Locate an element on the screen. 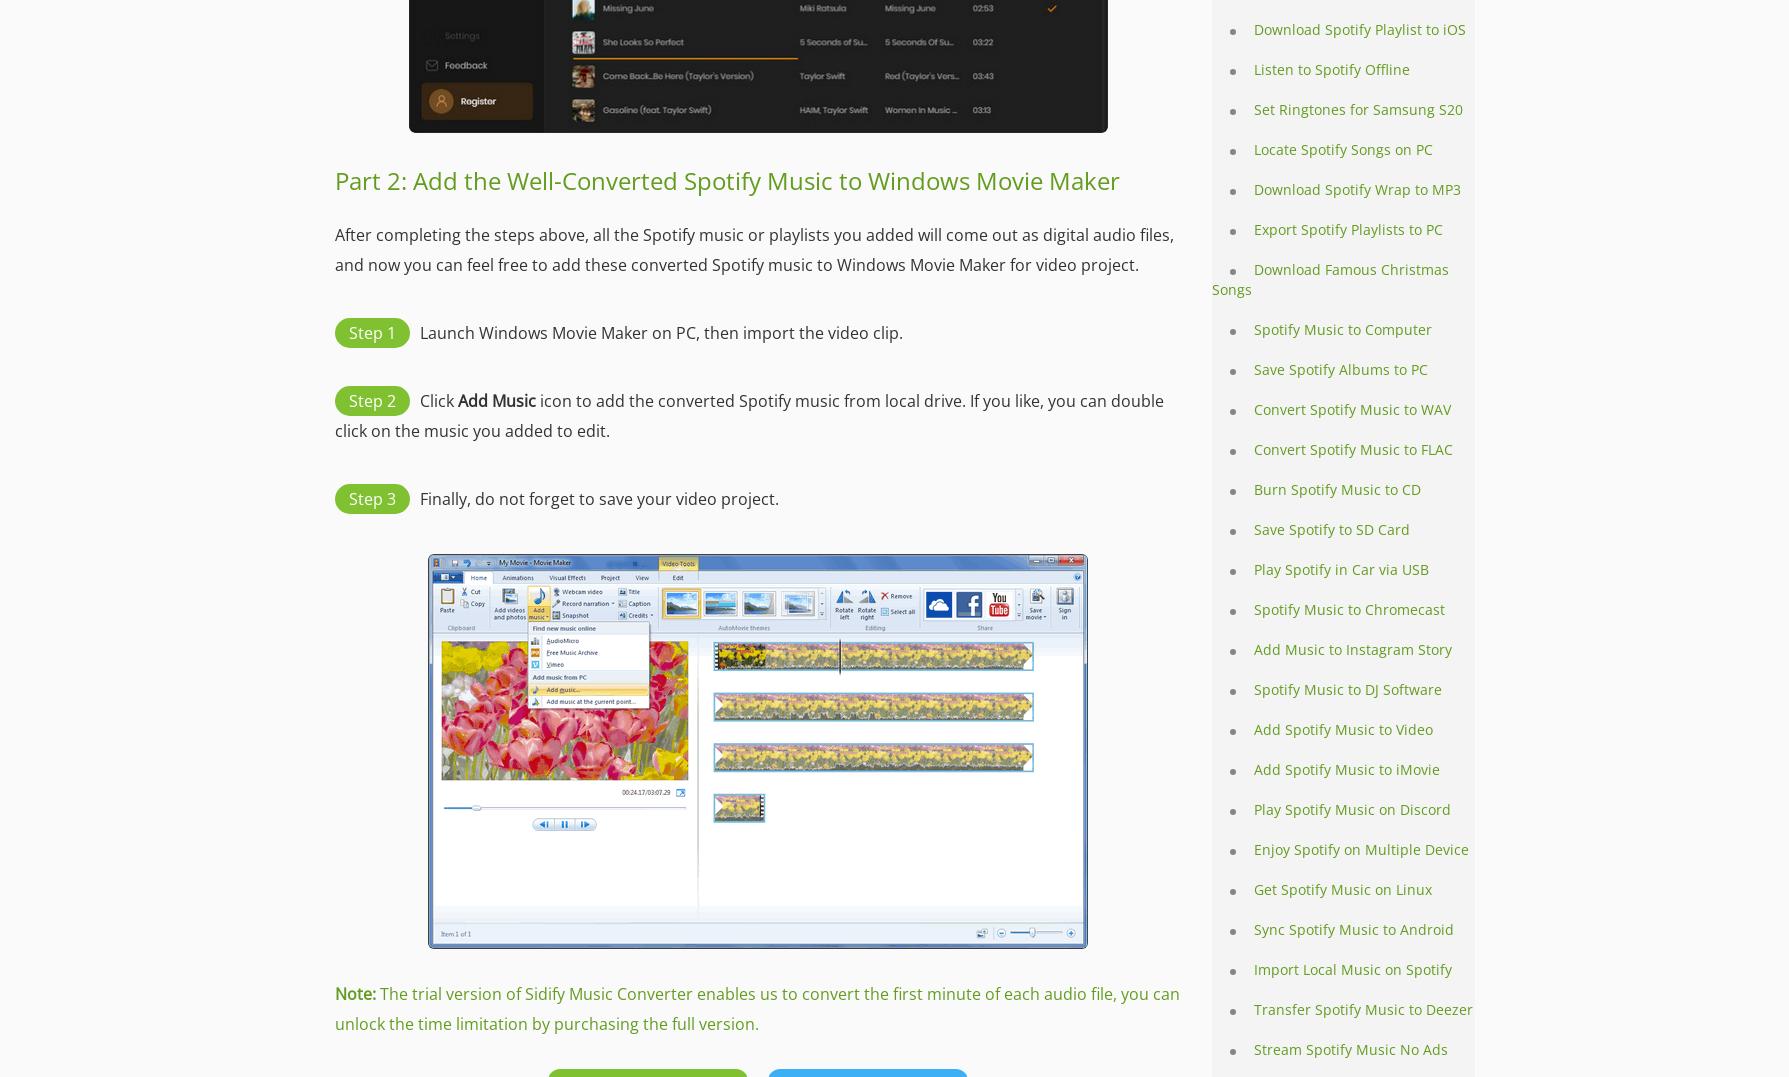 This screenshot has width=1789, height=1077. 'Save Spotify to SD Card' is located at coordinates (1332, 528).